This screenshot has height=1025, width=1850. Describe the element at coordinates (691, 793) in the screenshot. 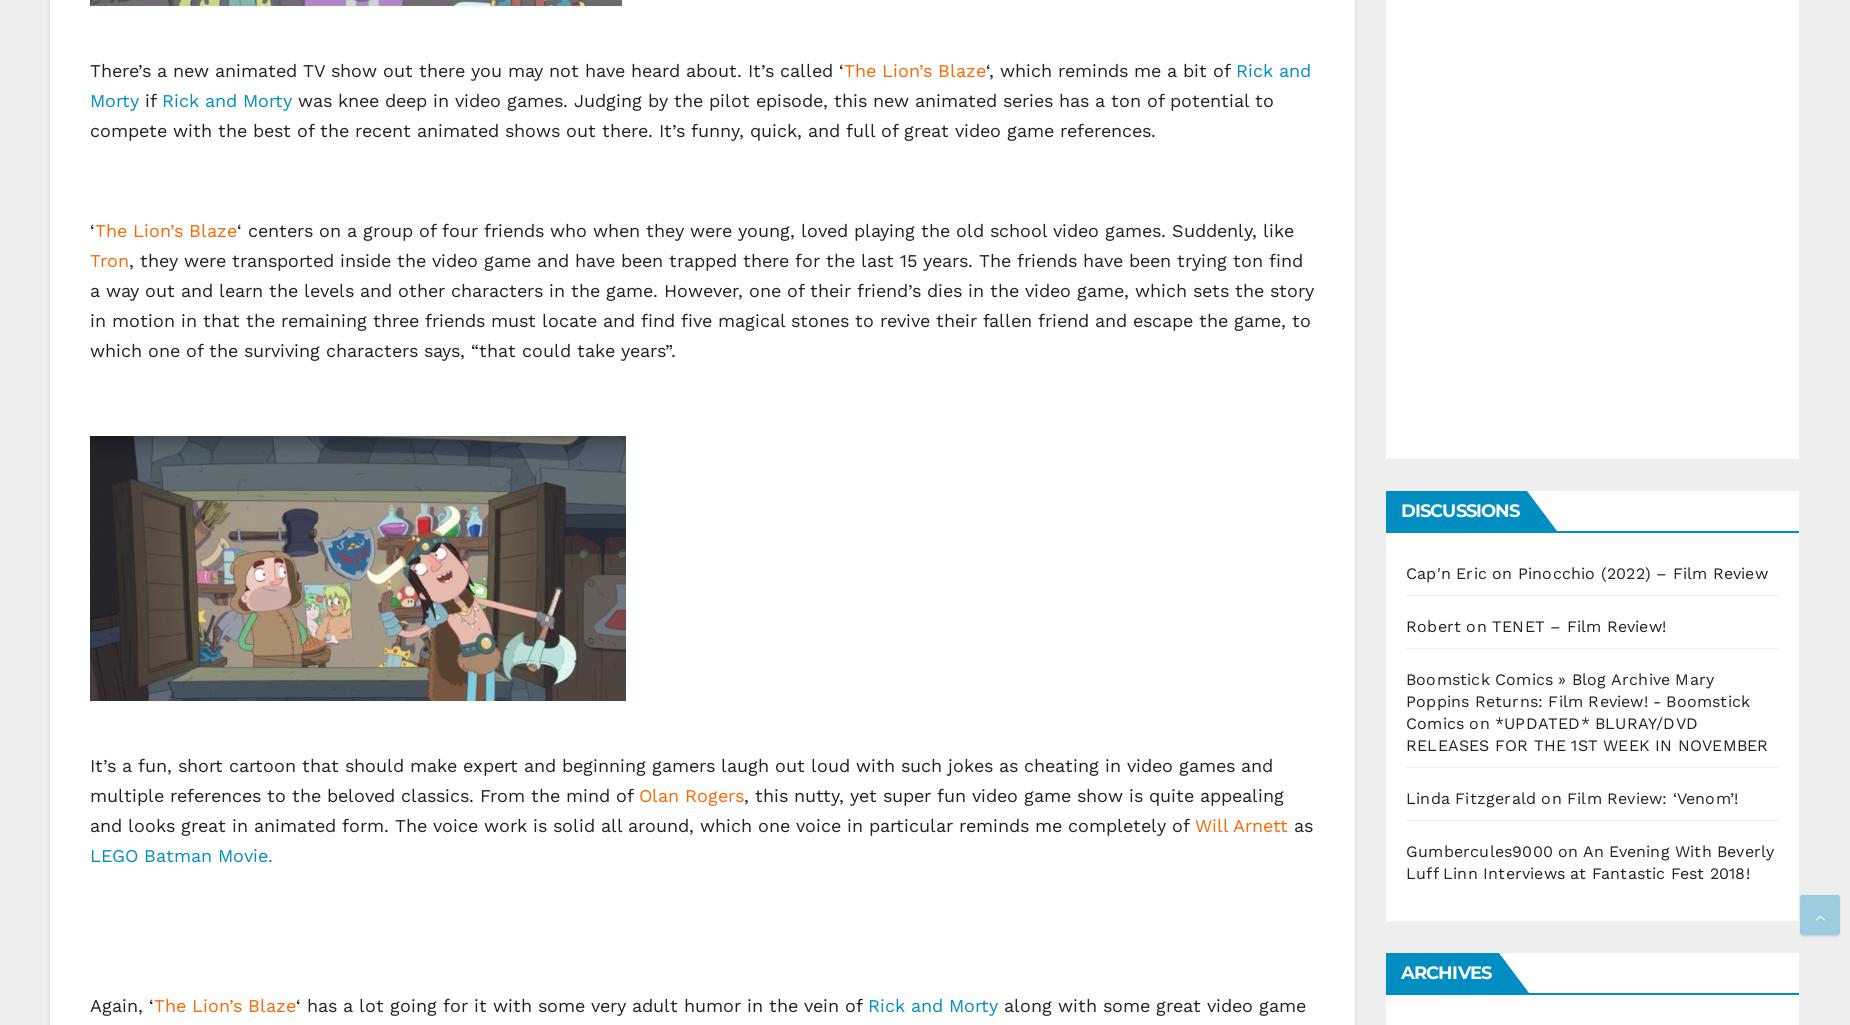

I see `'Olan Rogers'` at that location.